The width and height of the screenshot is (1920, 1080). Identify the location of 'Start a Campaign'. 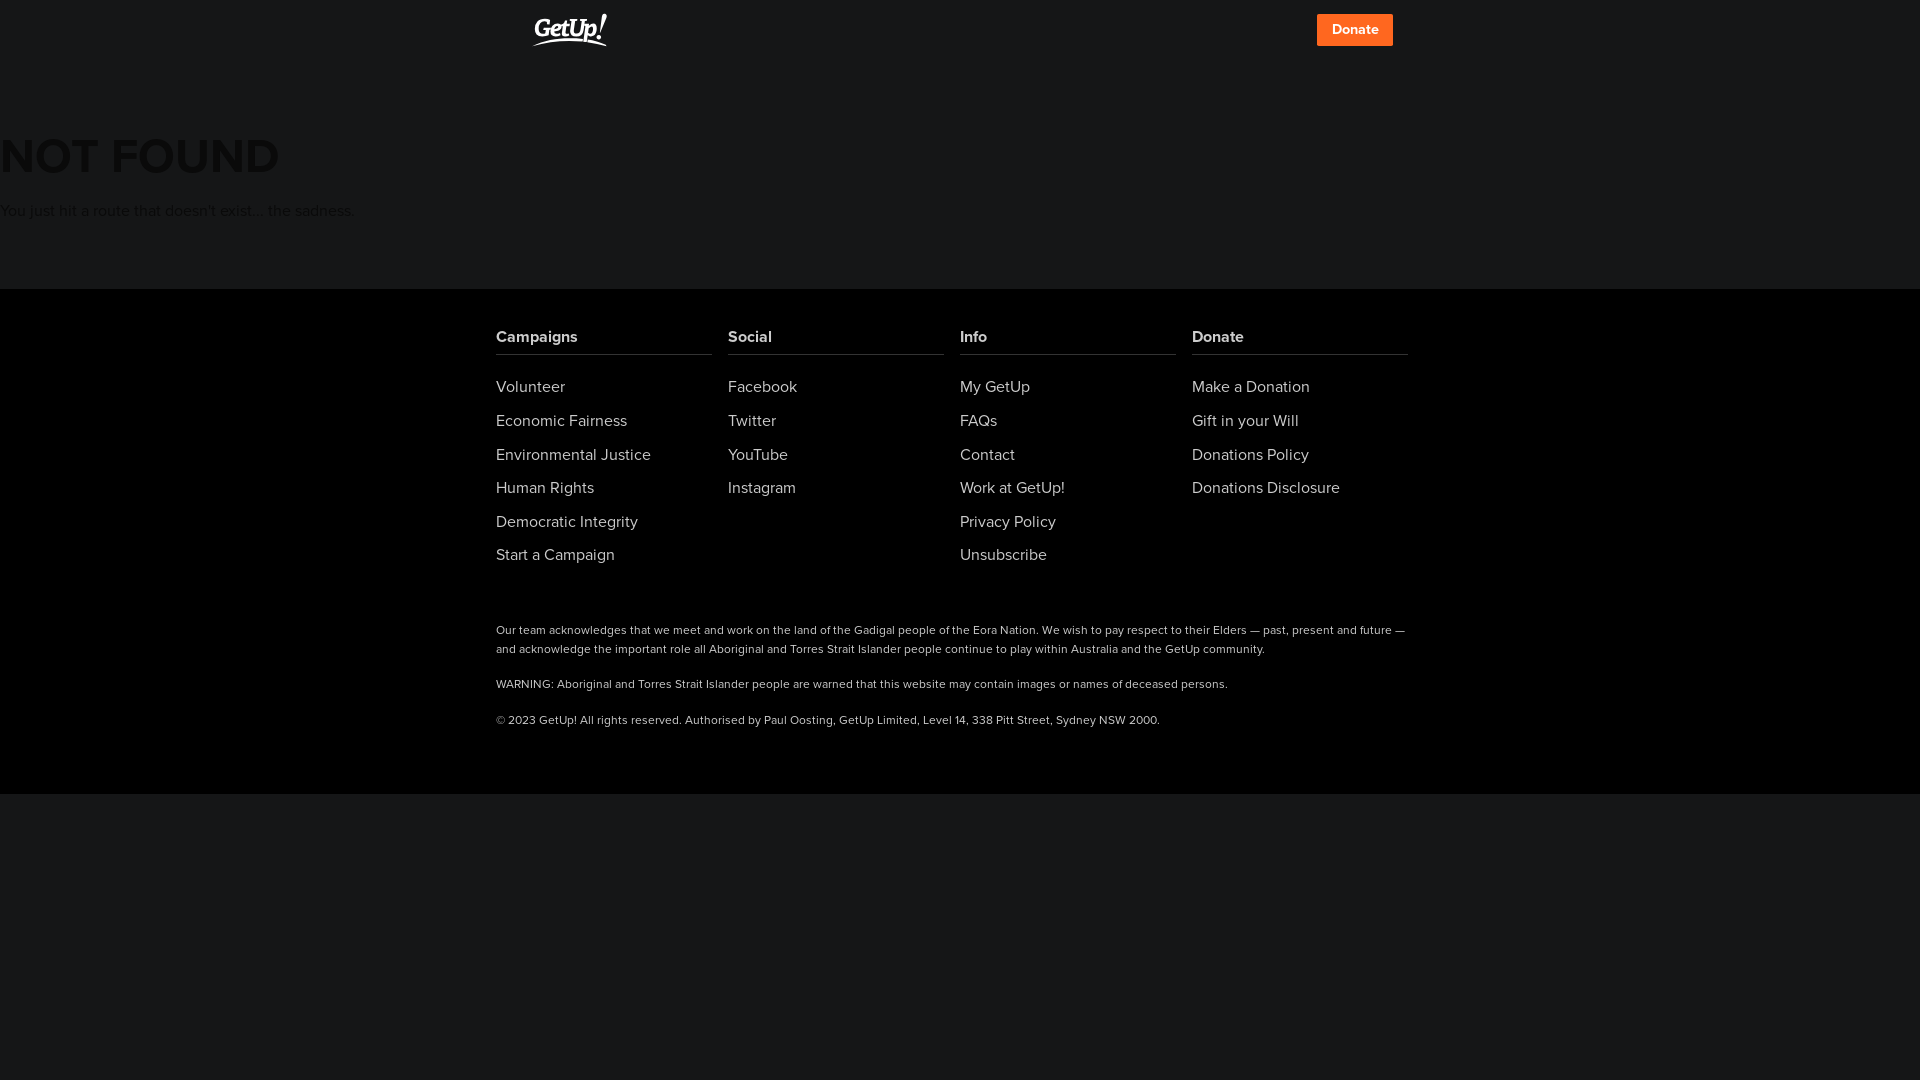
(495, 555).